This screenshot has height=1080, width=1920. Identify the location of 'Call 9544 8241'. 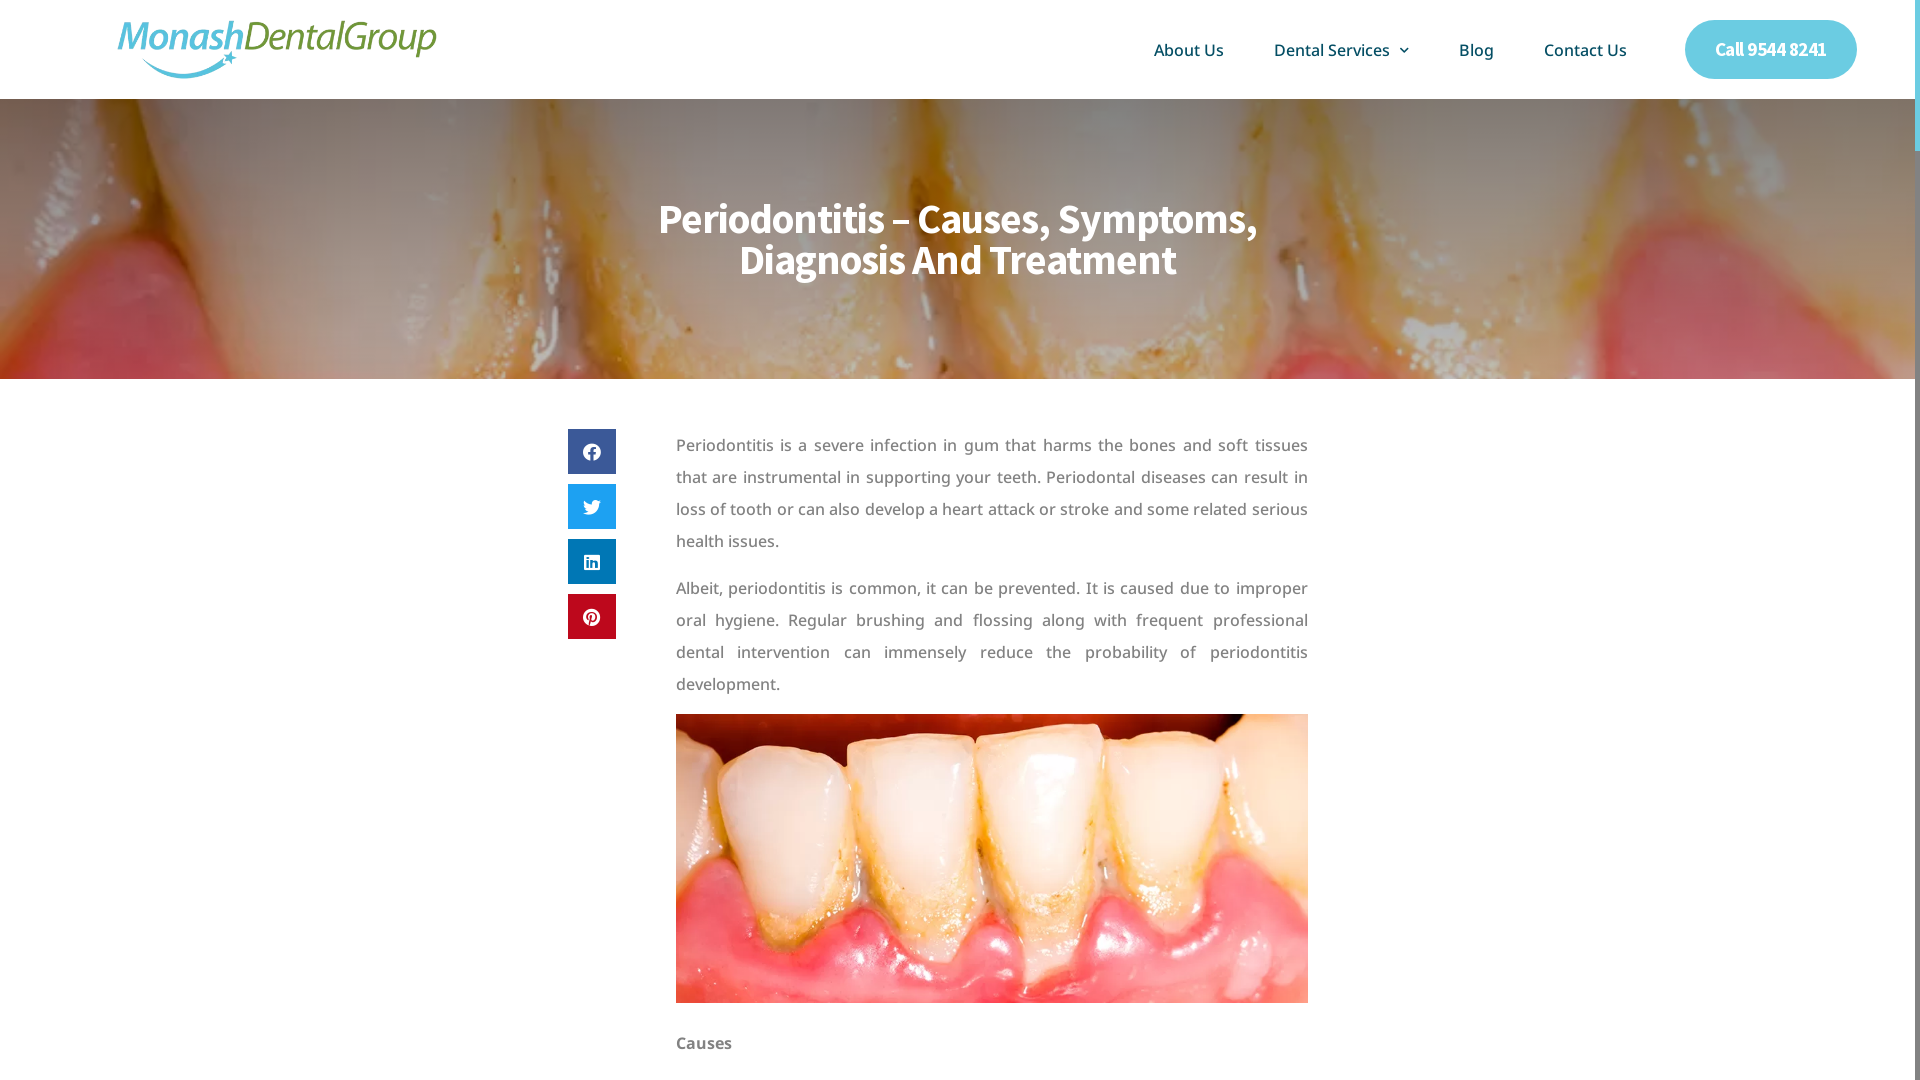
(1771, 48).